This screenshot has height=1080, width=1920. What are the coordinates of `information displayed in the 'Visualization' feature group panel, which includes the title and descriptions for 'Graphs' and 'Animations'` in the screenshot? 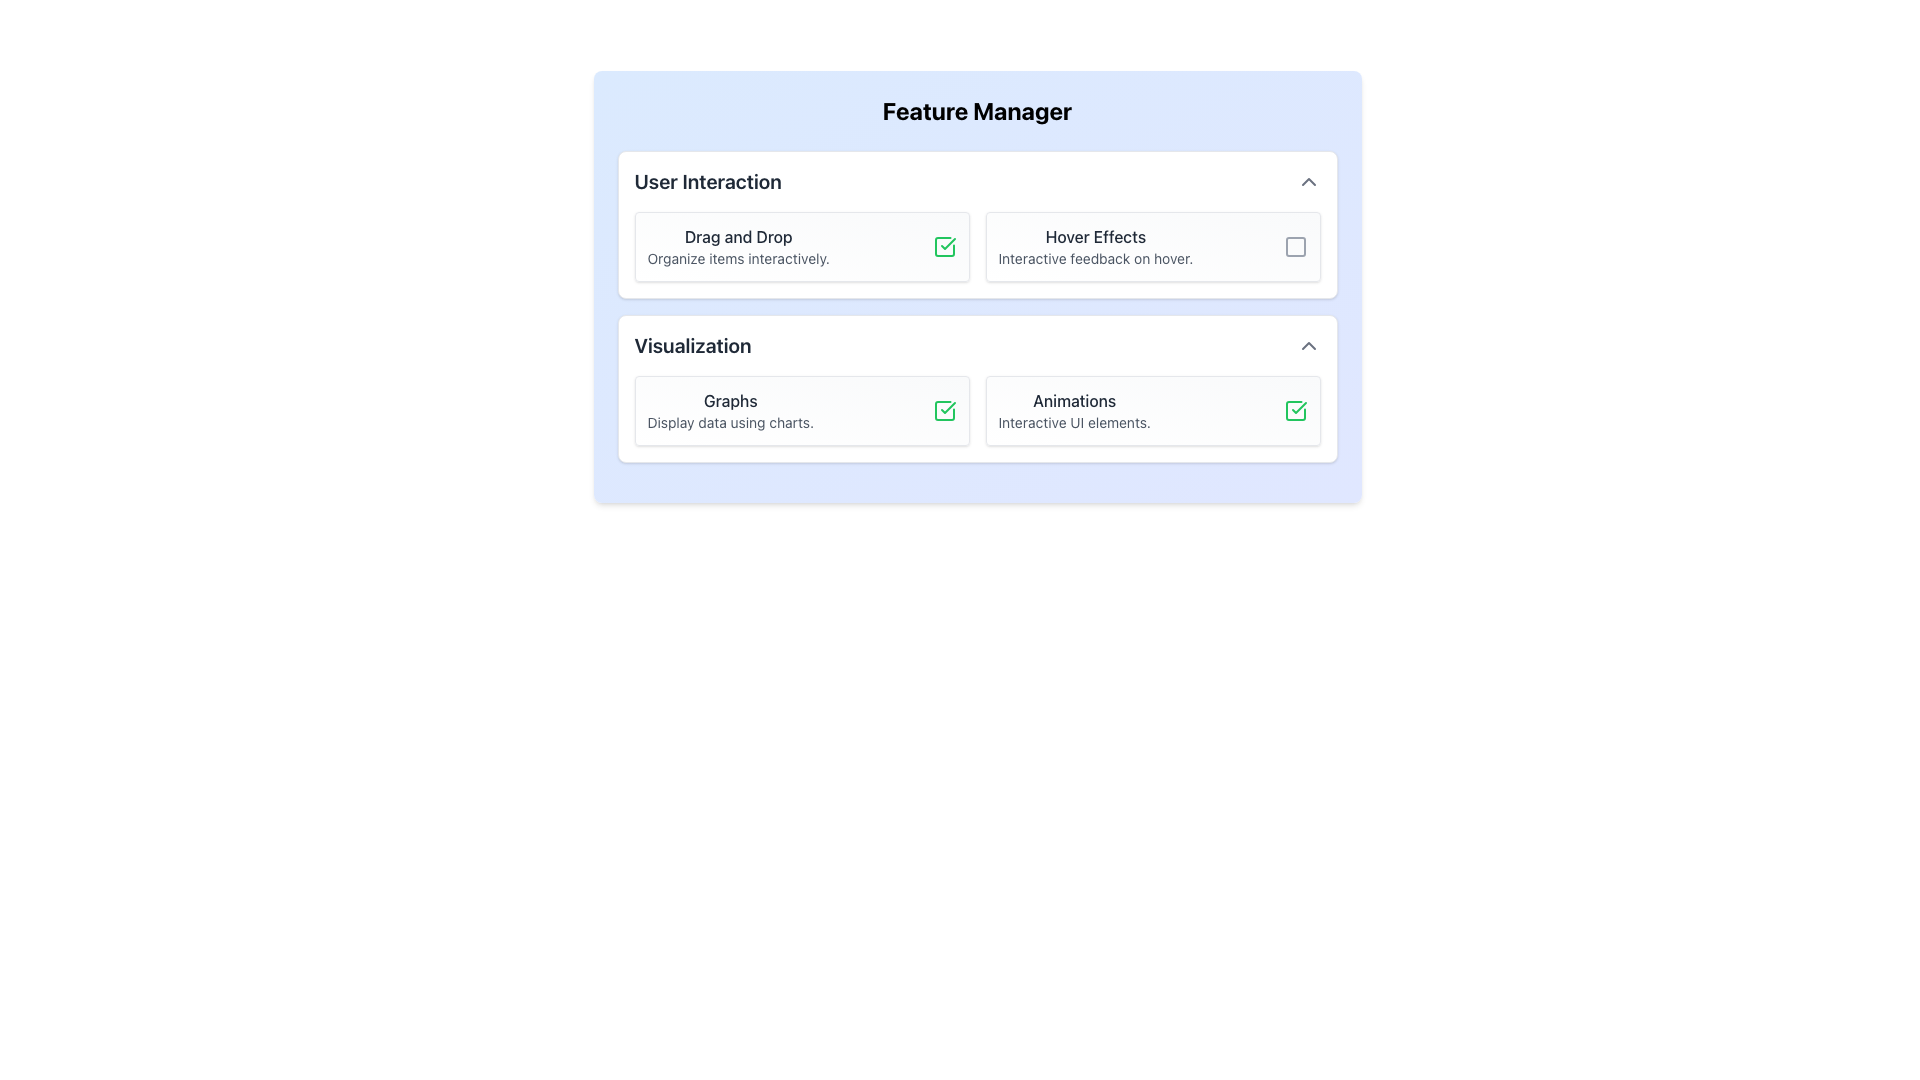 It's located at (977, 389).